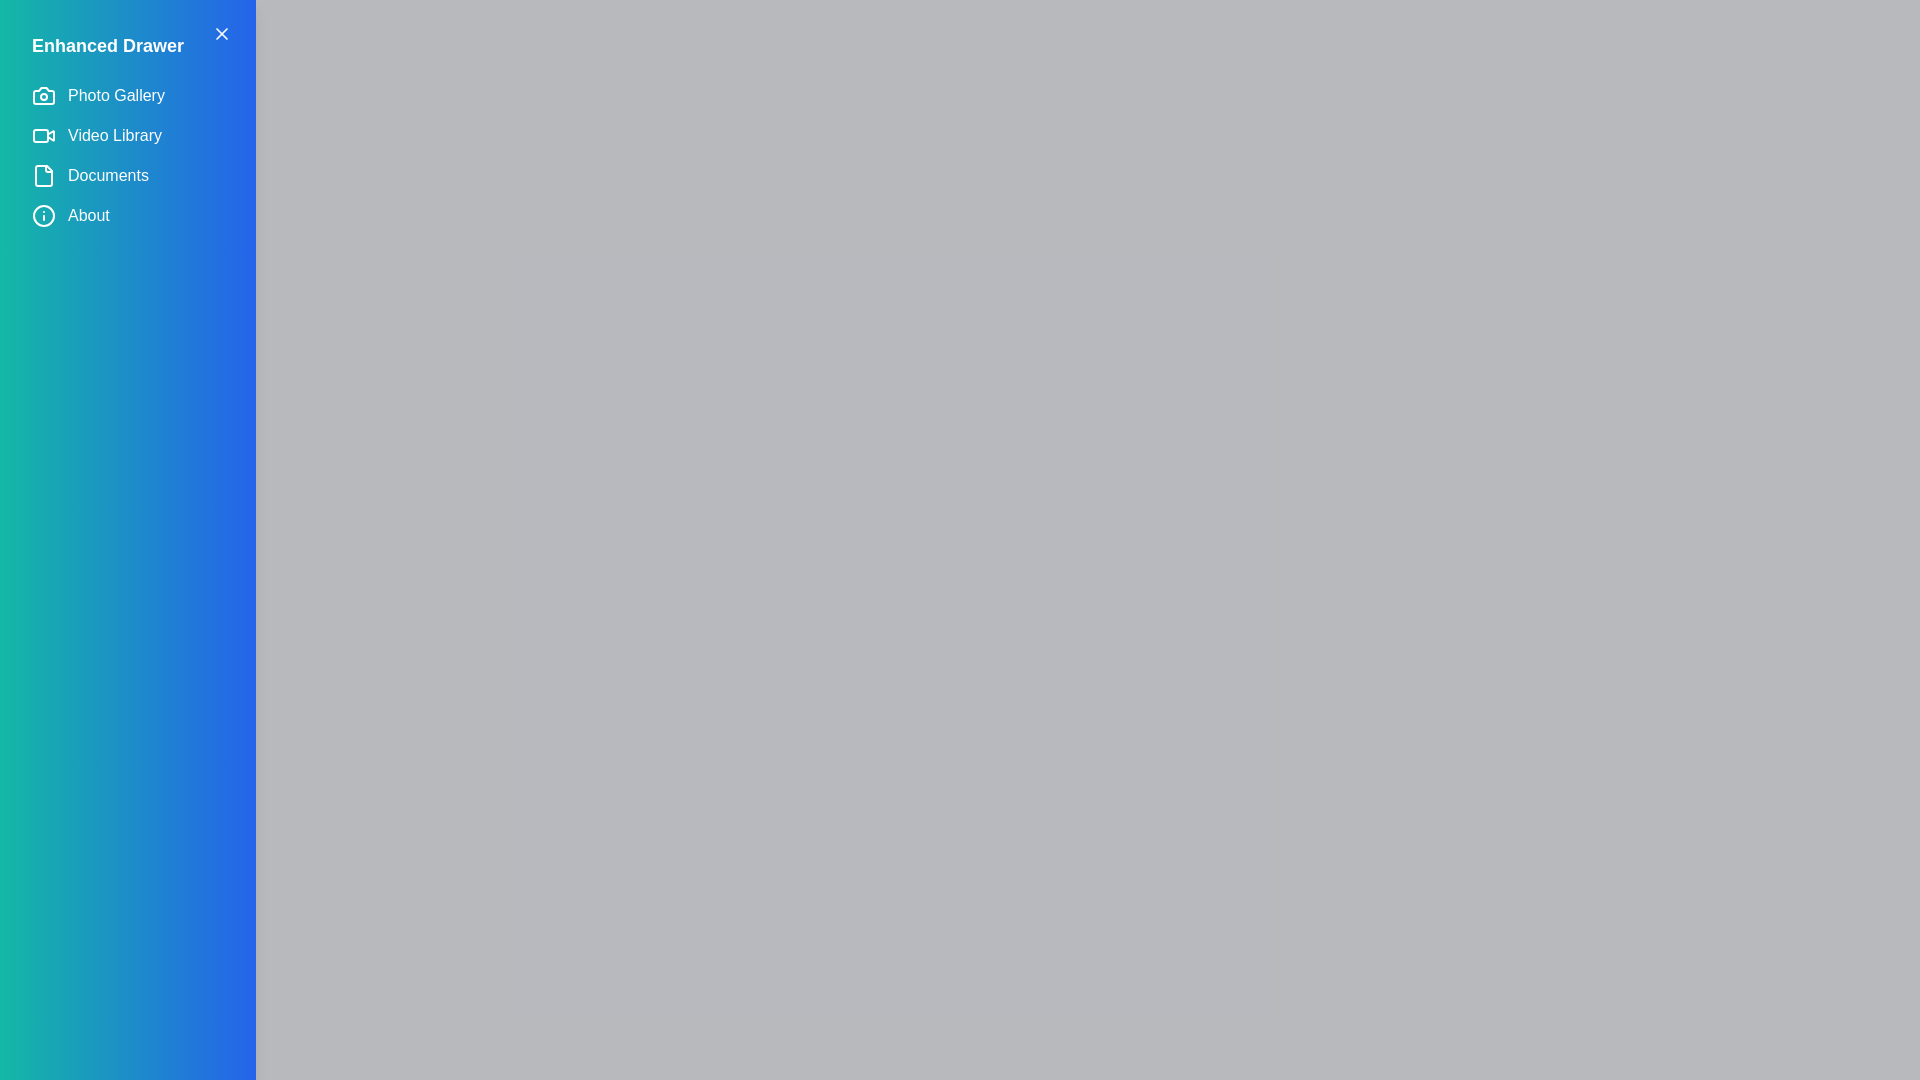  Describe the element at coordinates (43, 96) in the screenshot. I see `the small camera icon in the sidebar menu, which is adjacent to the text 'Photo Gallery'` at that location.